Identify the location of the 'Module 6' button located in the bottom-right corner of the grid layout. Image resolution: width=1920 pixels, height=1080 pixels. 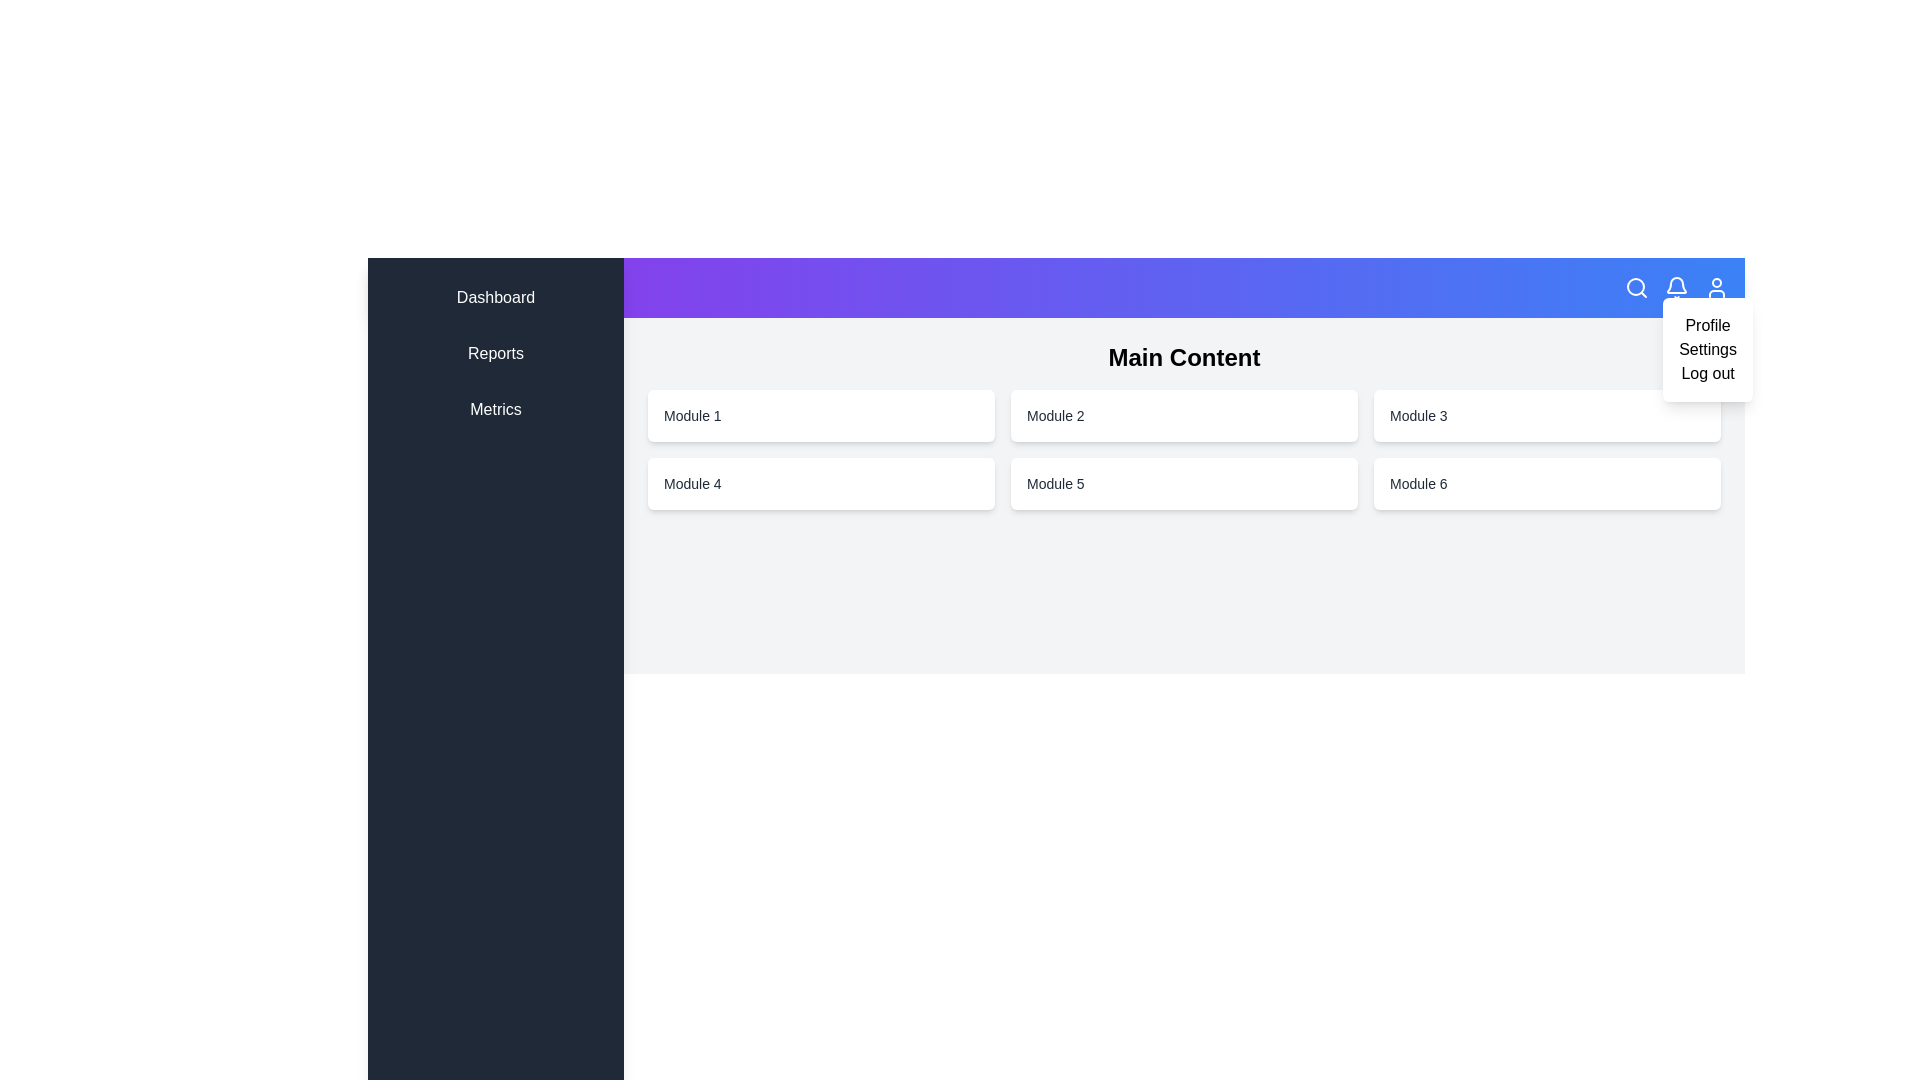
(1546, 483).